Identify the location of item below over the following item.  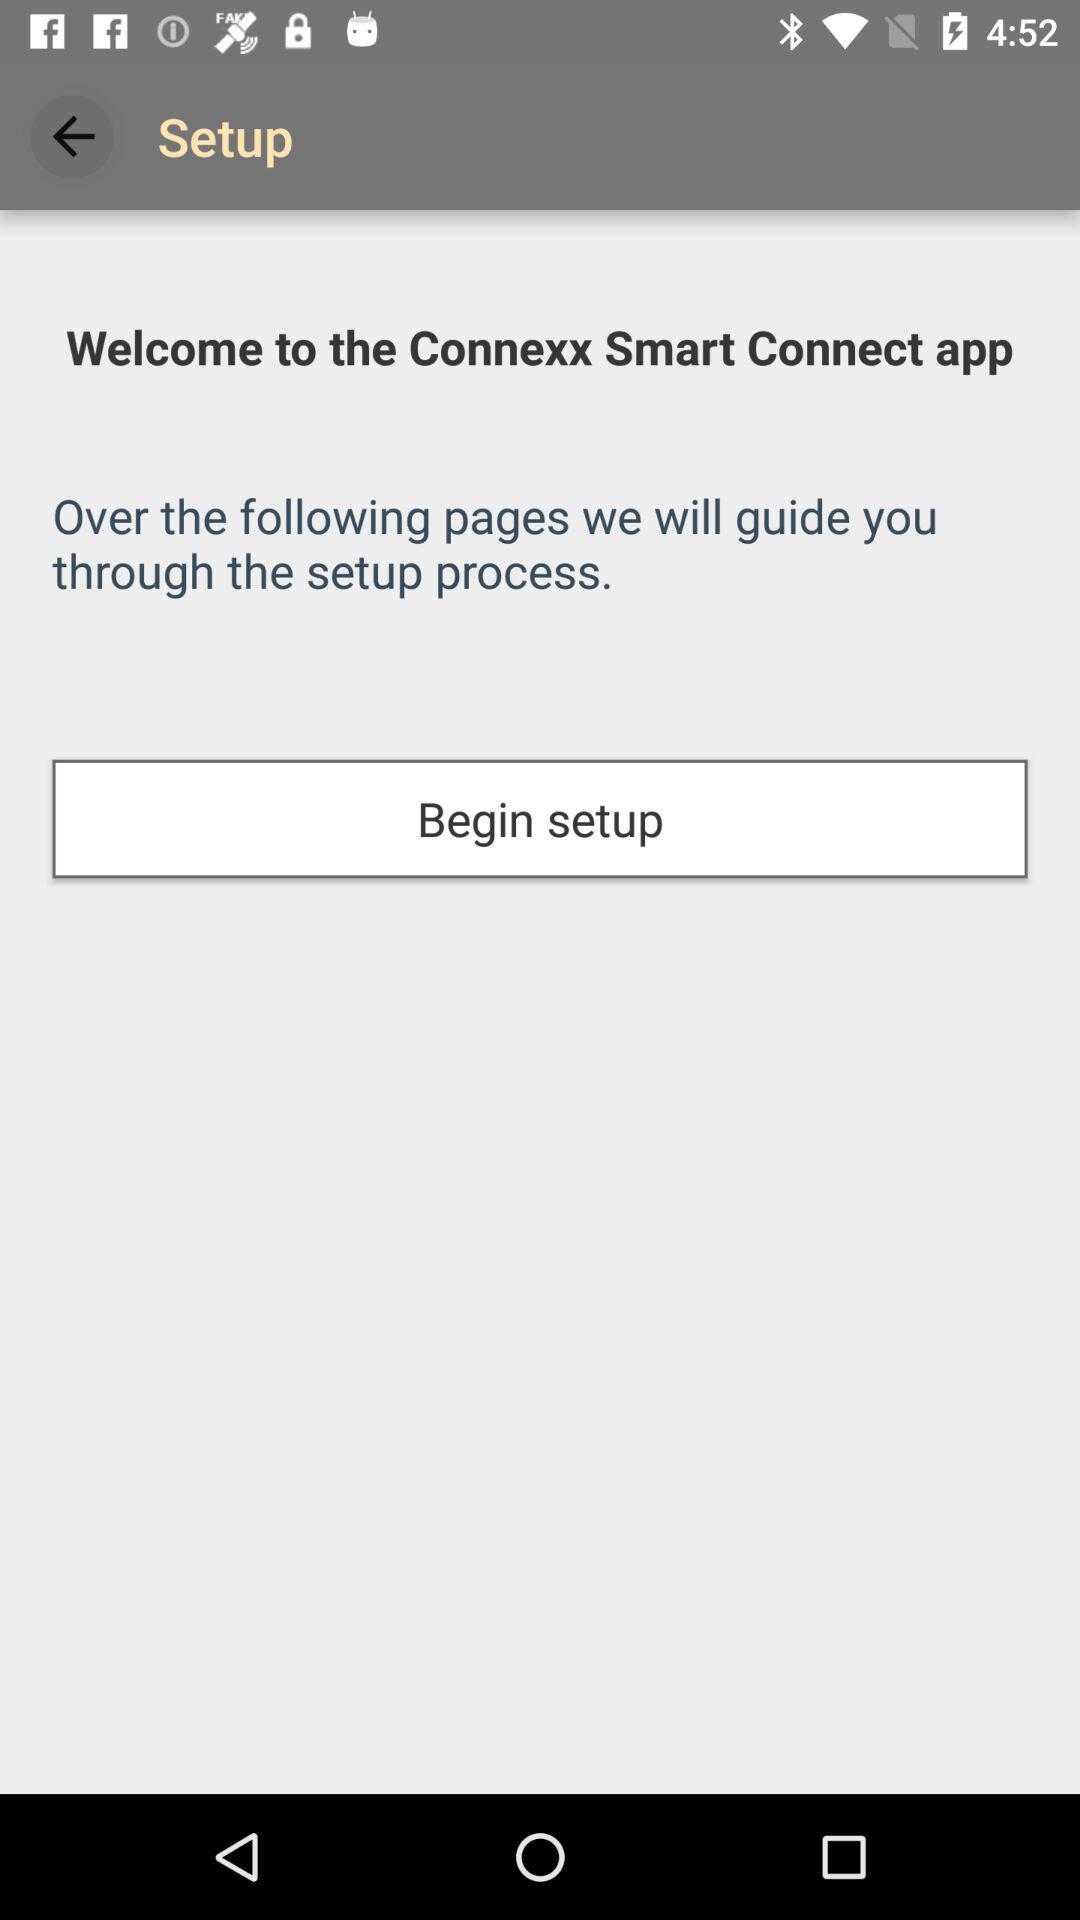
(540, 819).